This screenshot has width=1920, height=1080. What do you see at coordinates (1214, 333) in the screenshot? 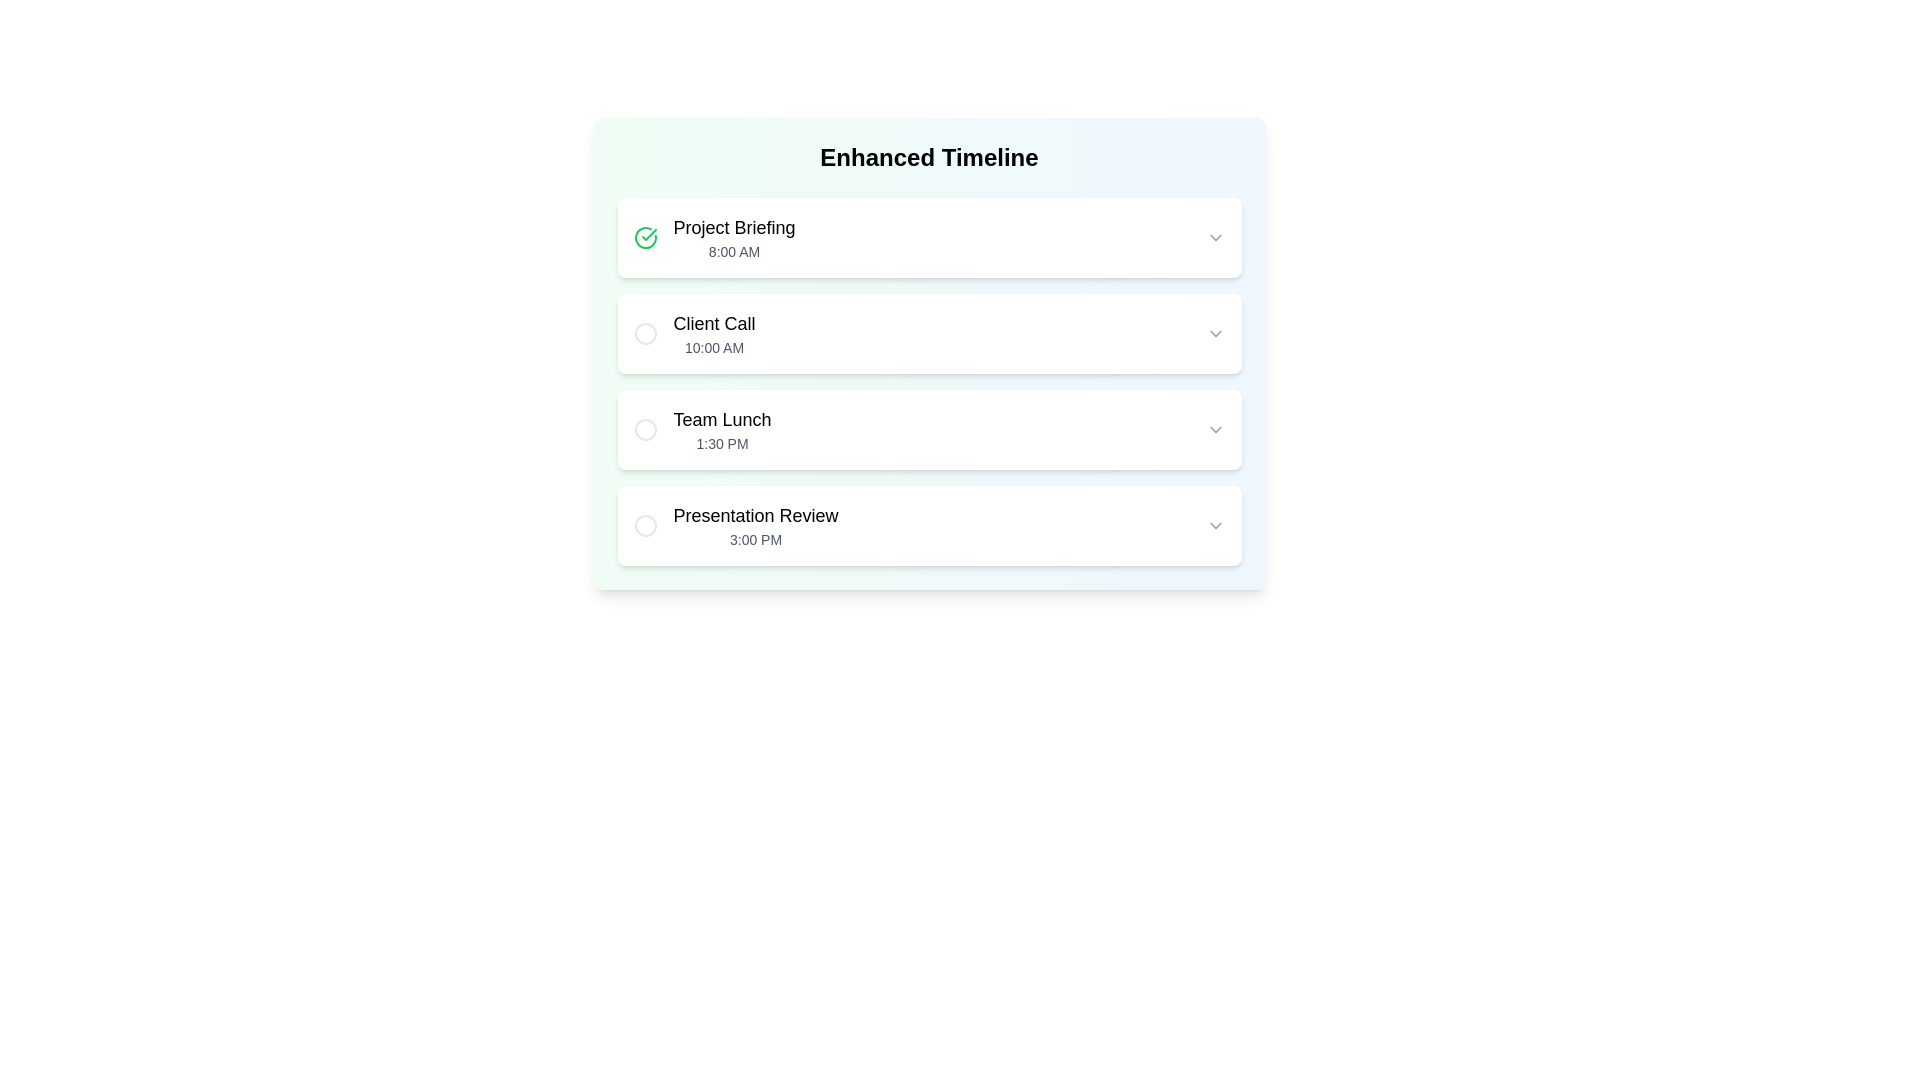
I see `the chevron down icon at the far right end of the 'Client Call' timeline entry` at bounding box center [1214, 333].